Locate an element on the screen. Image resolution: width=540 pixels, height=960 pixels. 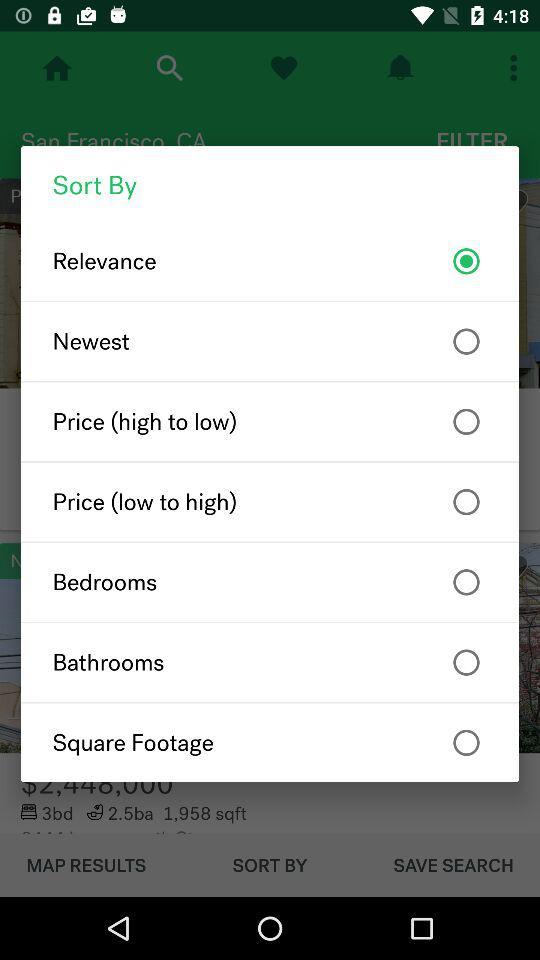
relevance icon is located at coordinates (270, 260).